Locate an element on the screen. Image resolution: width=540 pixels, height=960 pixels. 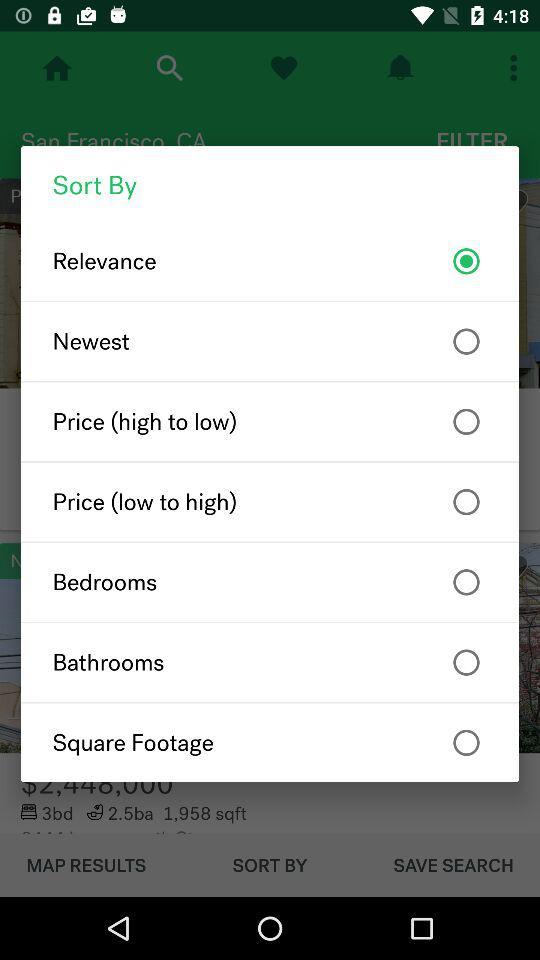
relevance icon is located at coordinates (270, 260).